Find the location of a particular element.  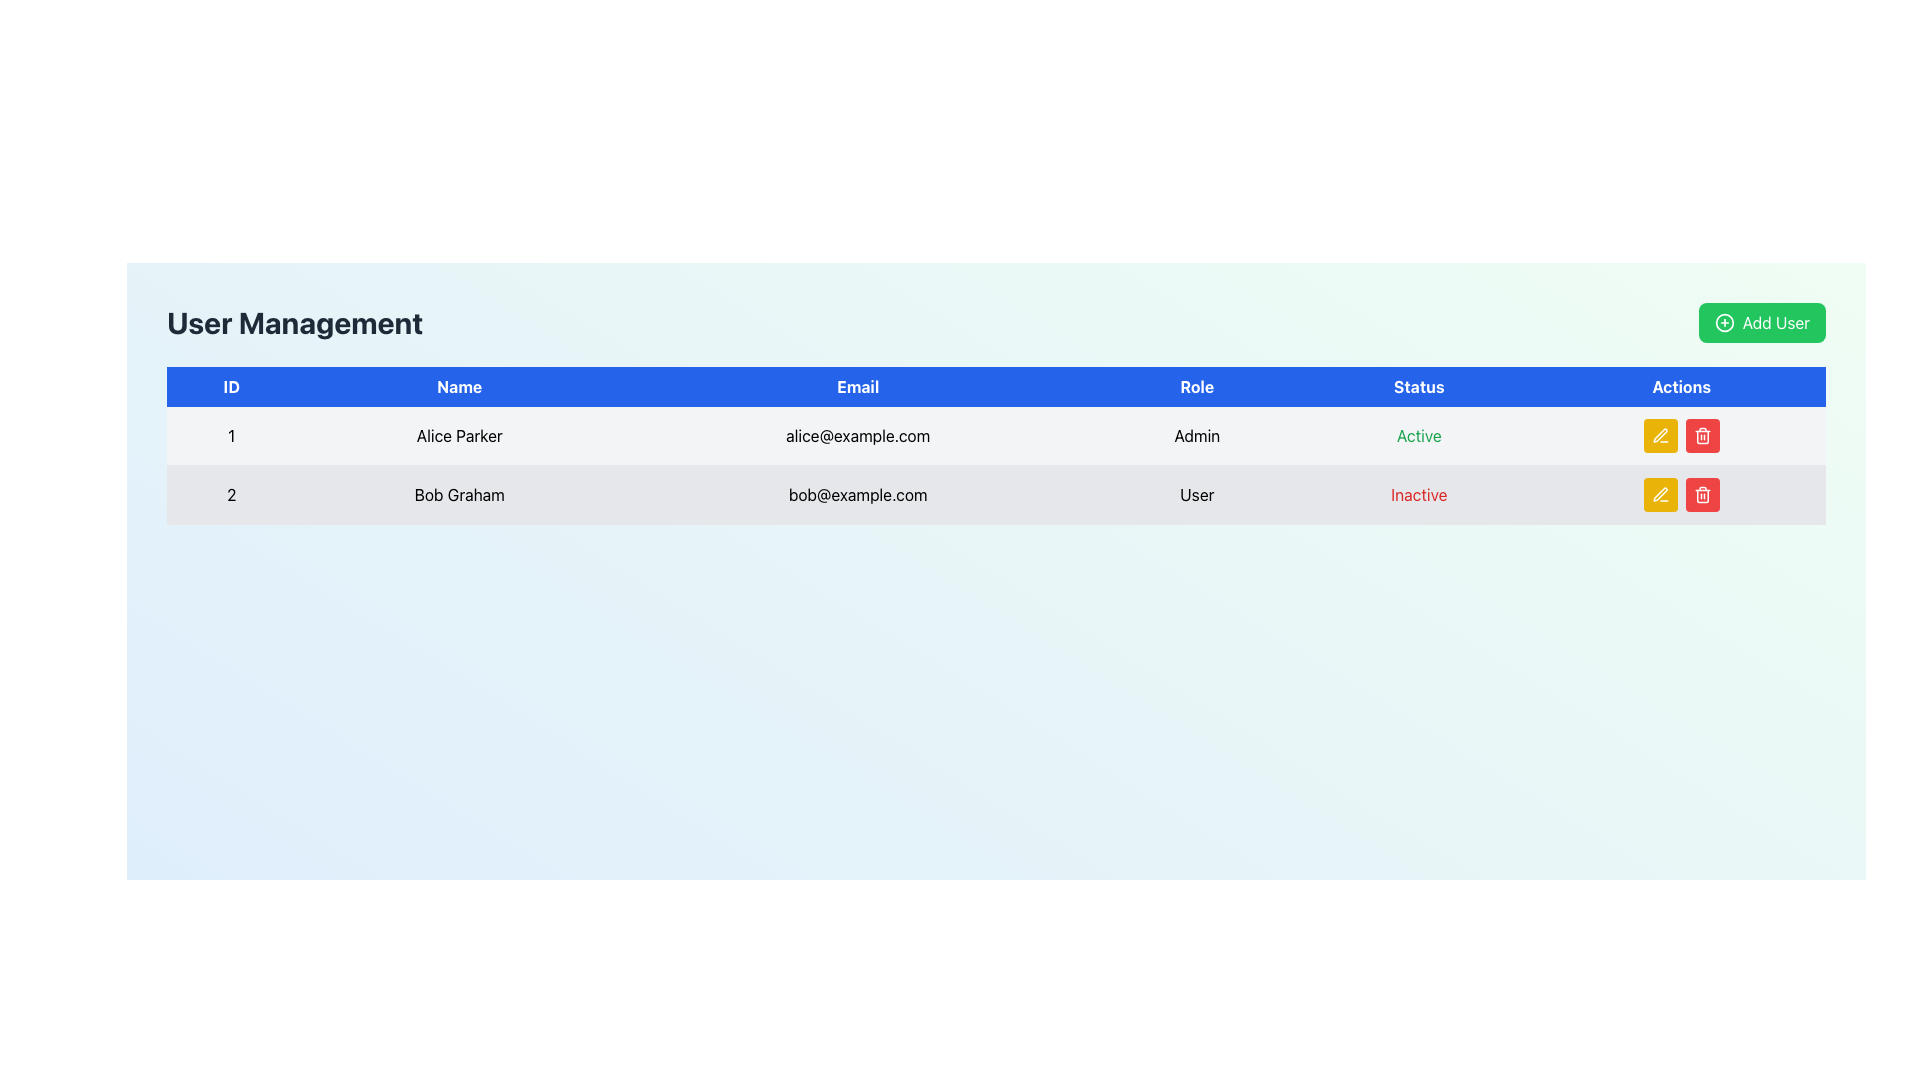

the 'Status' label, which is displayed in bold, white text on a blue background, located in the header row of a table between 'Role' and 'Actions' is located at coordinates (1418, 386).